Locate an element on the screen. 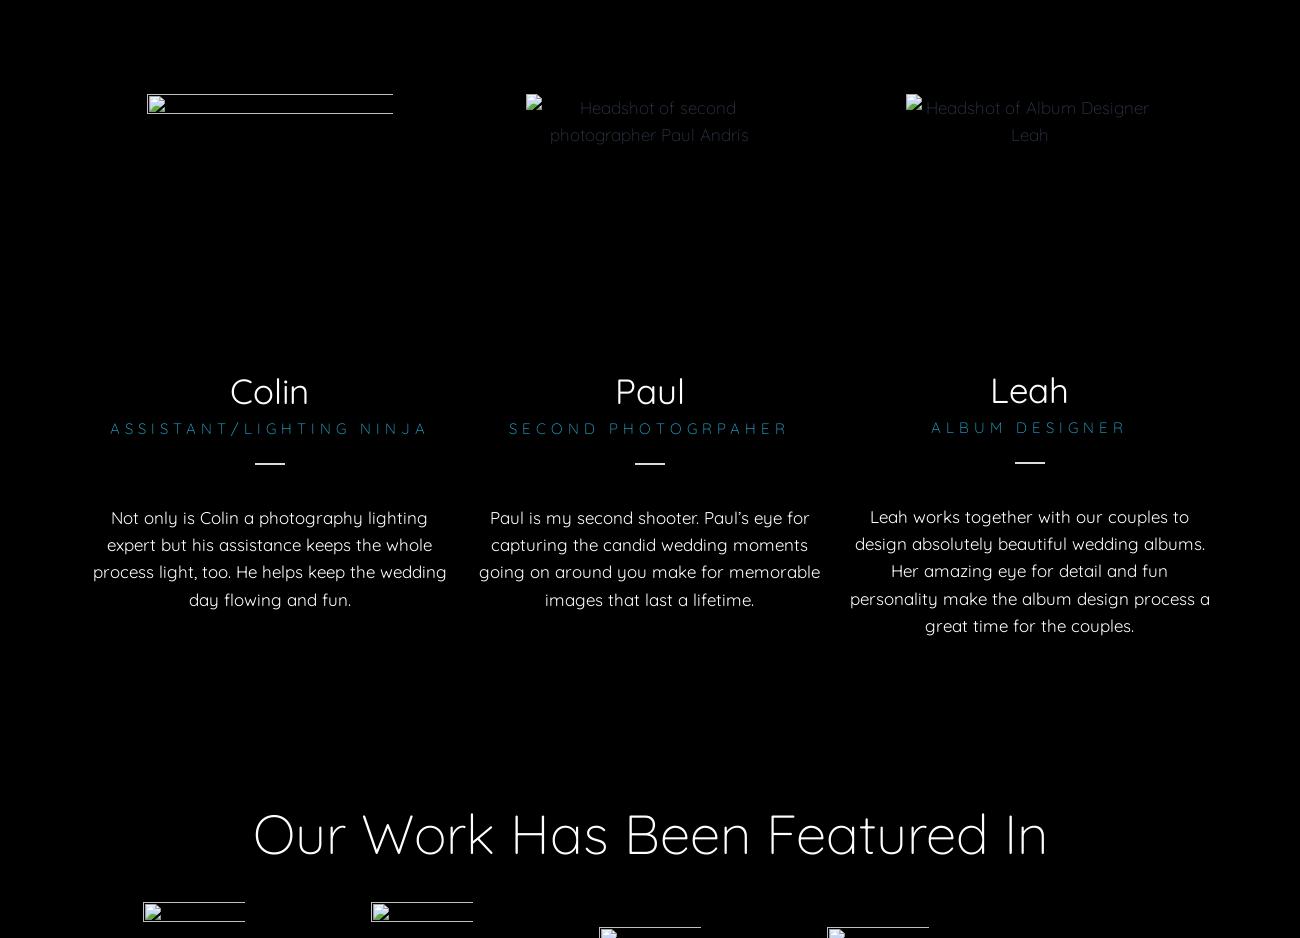 This screenshot has height=938, width=1300. 'Colin' is located at coordinates (268, 389).